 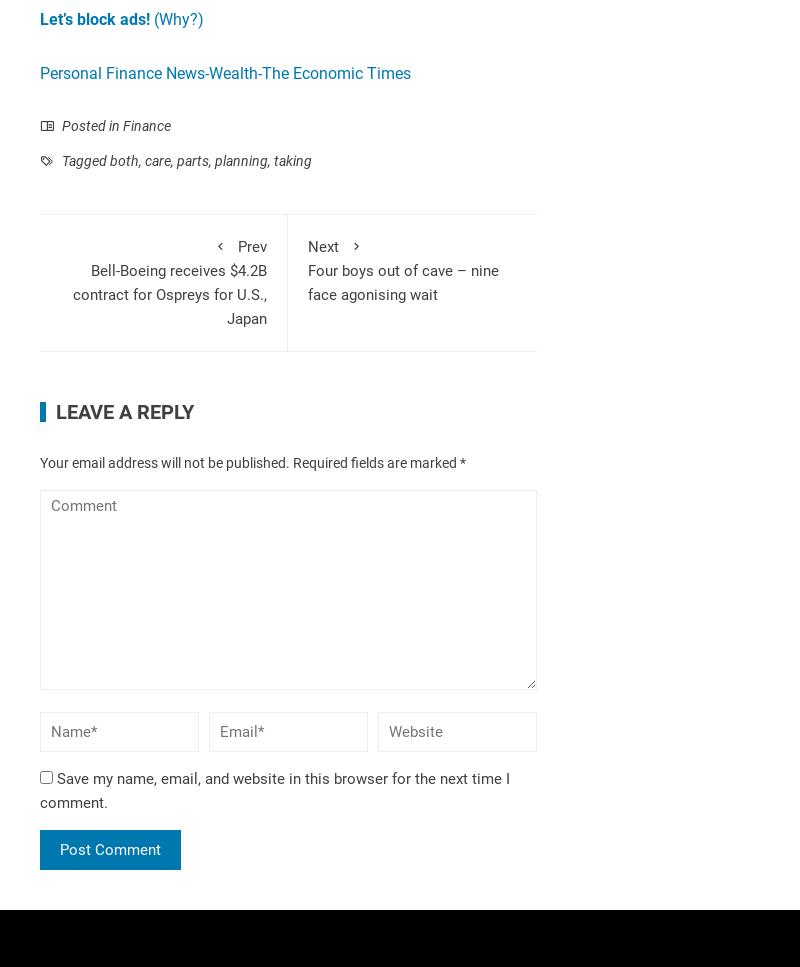 I want to click on 'Bell-Boeing receives $4.2B contract for Ospreys for U.S., Japan', so click(x=169, y=294).